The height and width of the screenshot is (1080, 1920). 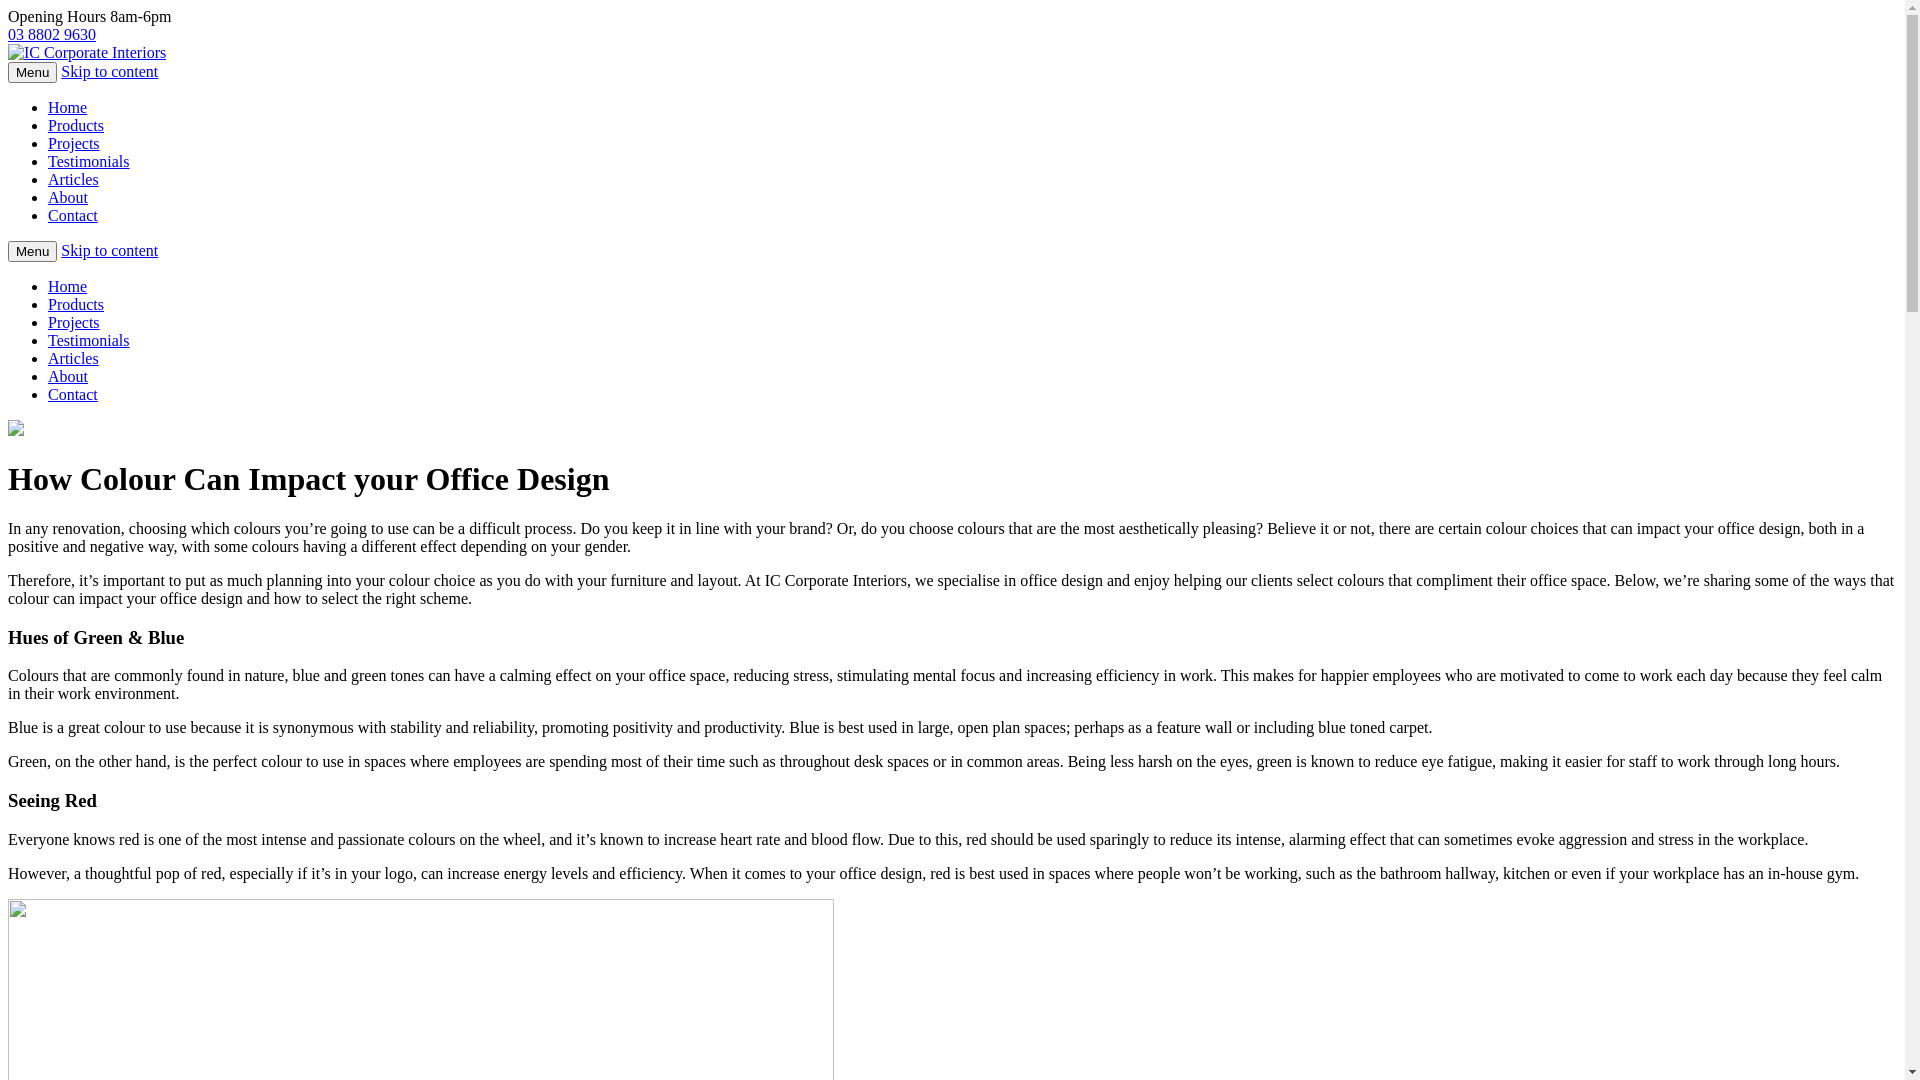 What do you see at coordinates (73, 142) in the screenshot?
I see `'Projects'` at bounding box center [73, 142].